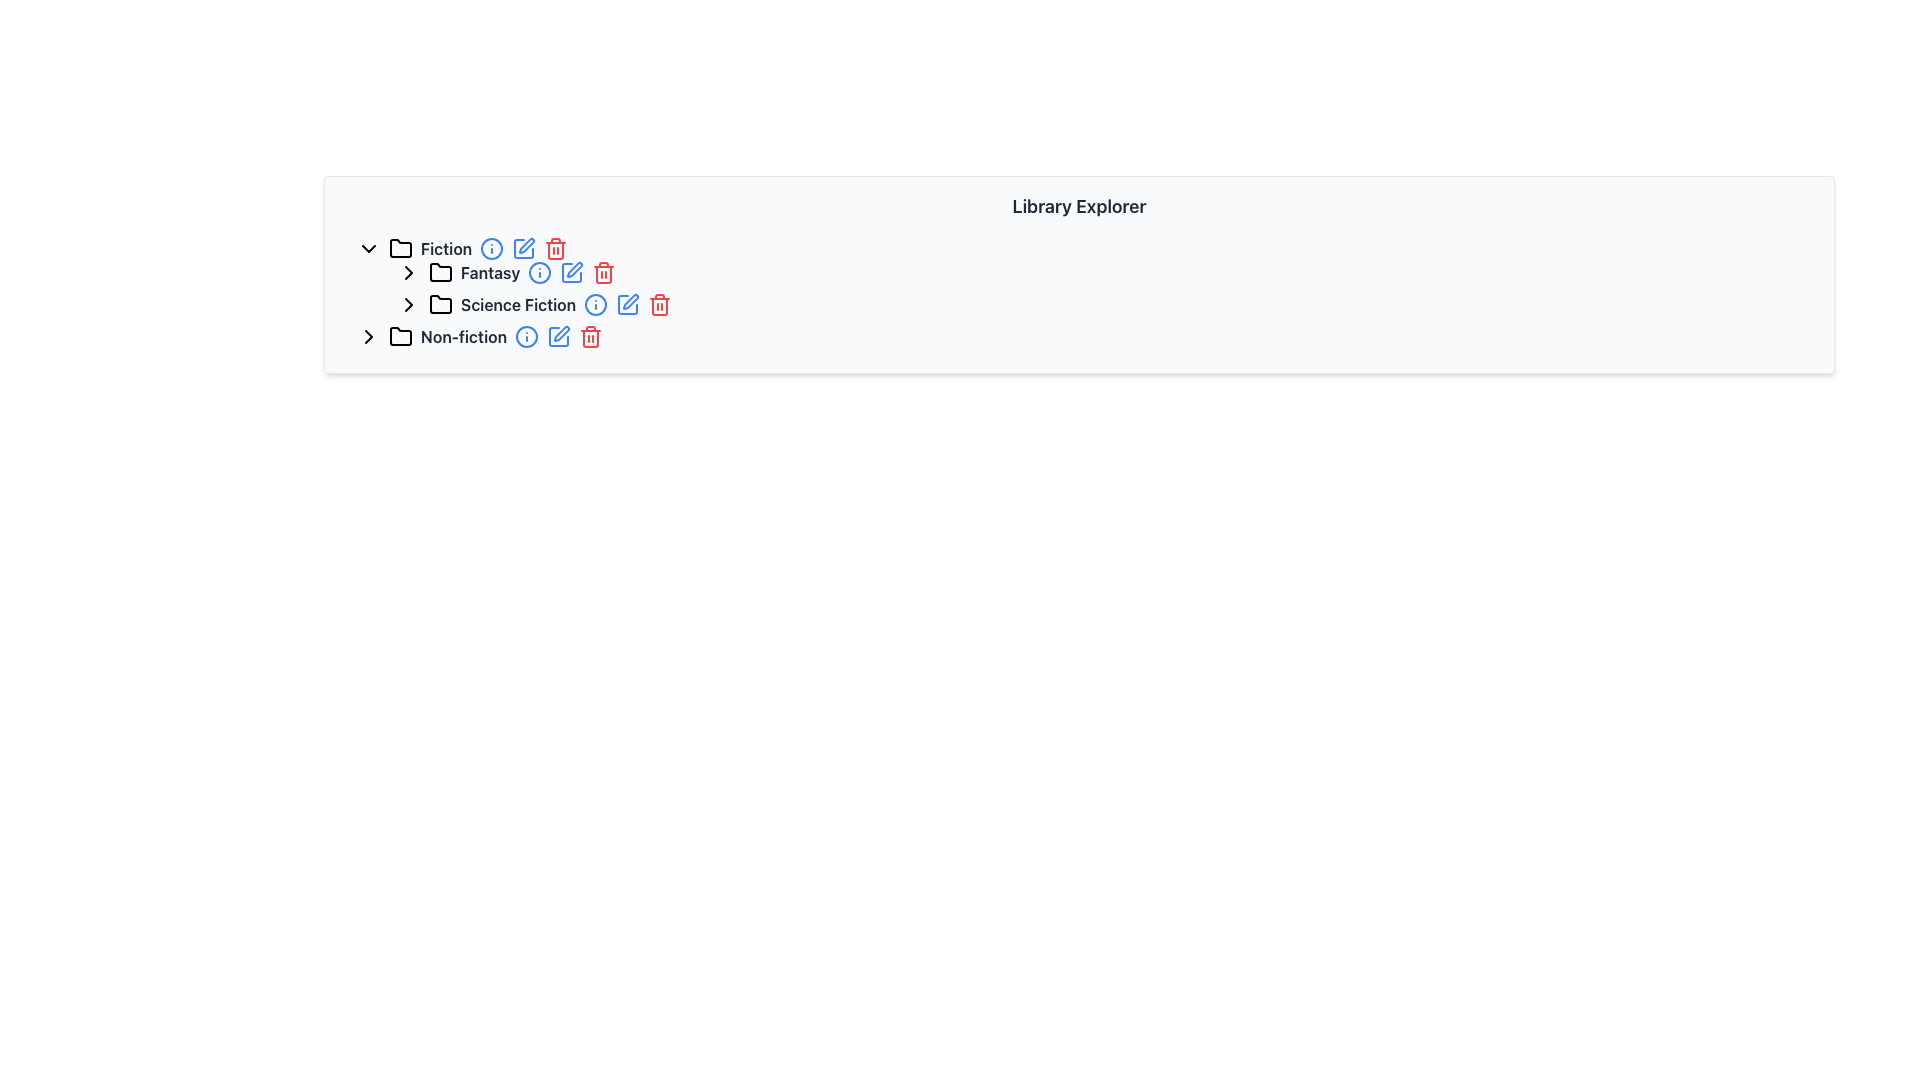  What do you see at coordinates (527, 335) in the screenshot?
I see `the SVG circle element that represents the core of the information icon next to the 'Science Fiction' entry` at bounding box center [527, 335].